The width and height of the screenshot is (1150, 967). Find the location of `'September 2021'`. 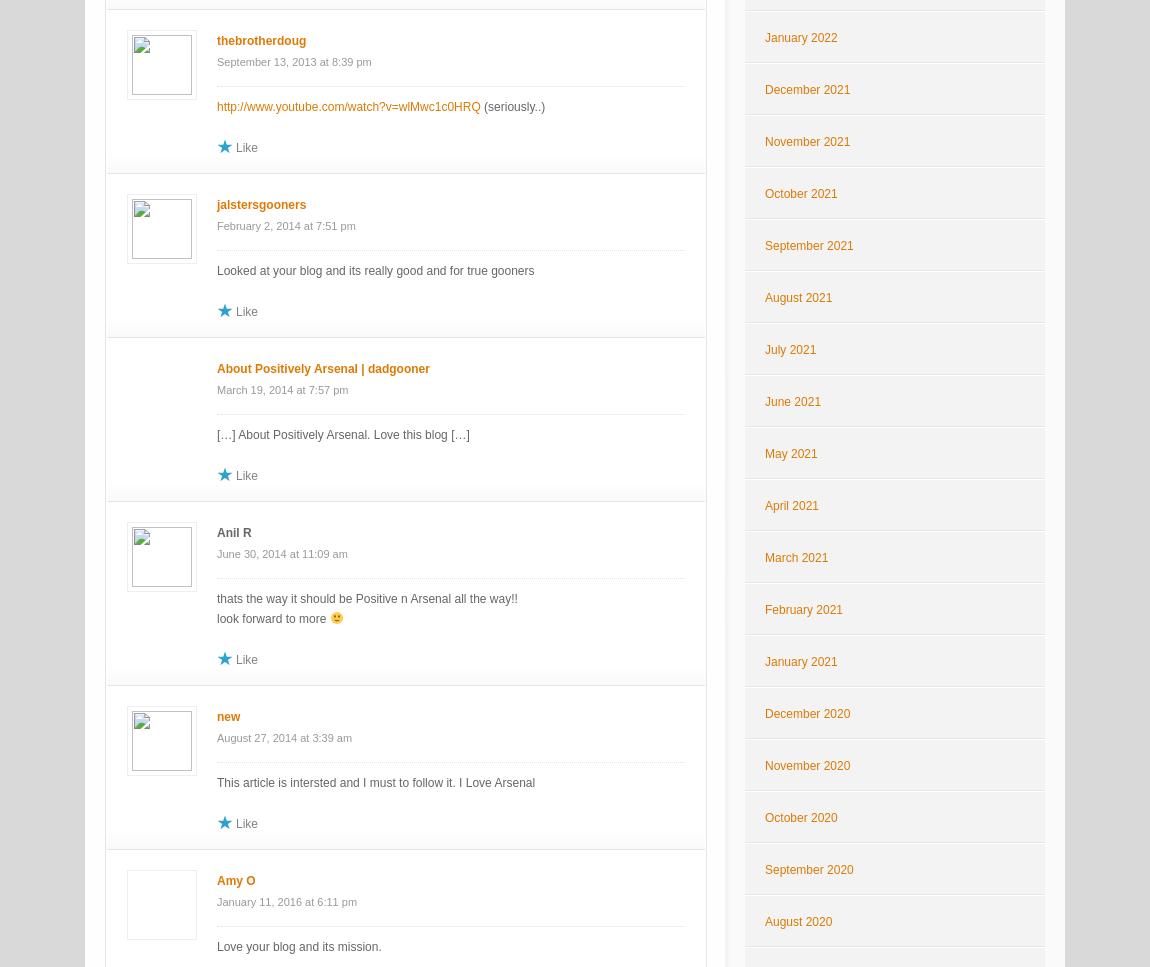

'September 2021' is located at coordinates (808, 246).